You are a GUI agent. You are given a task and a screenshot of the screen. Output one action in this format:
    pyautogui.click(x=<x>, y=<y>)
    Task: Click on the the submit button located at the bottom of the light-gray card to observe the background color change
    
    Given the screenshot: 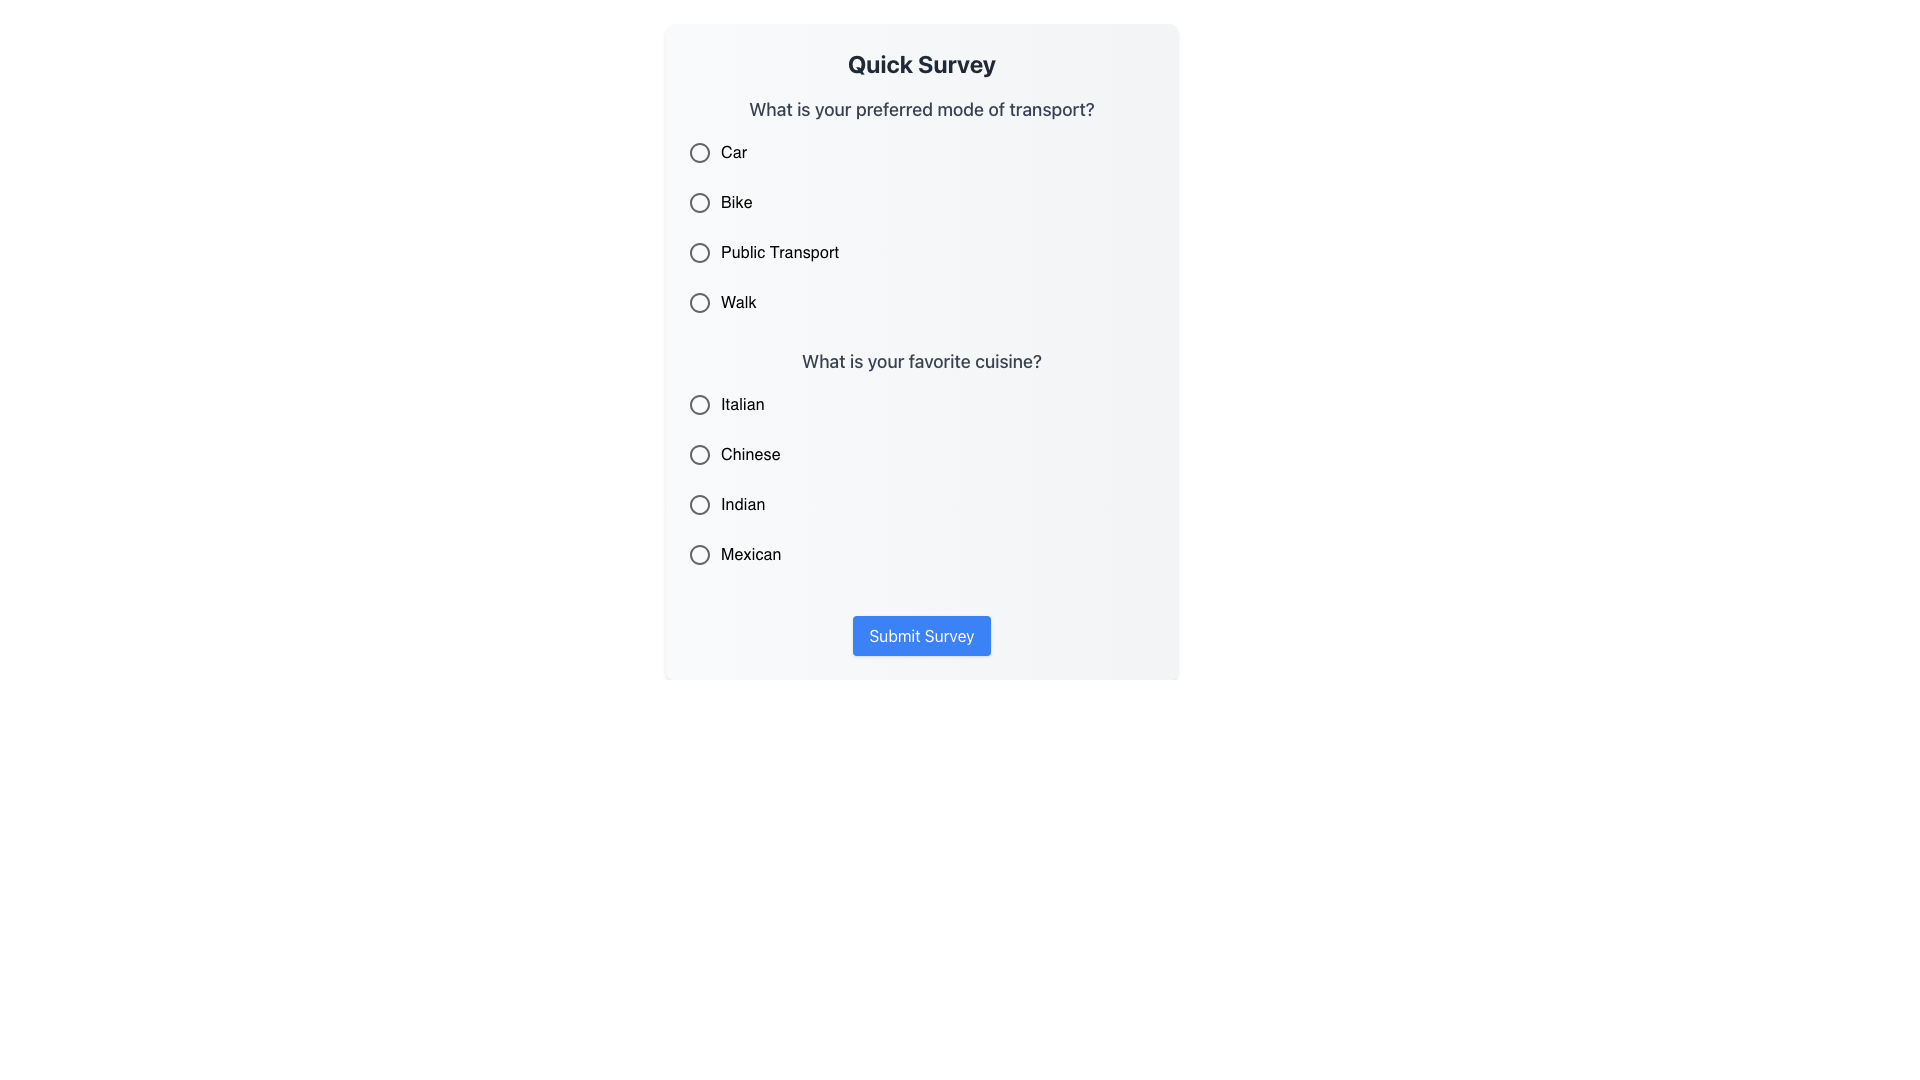 What is the action you would take?
    pyautogui.click(x=920, y=636)
    